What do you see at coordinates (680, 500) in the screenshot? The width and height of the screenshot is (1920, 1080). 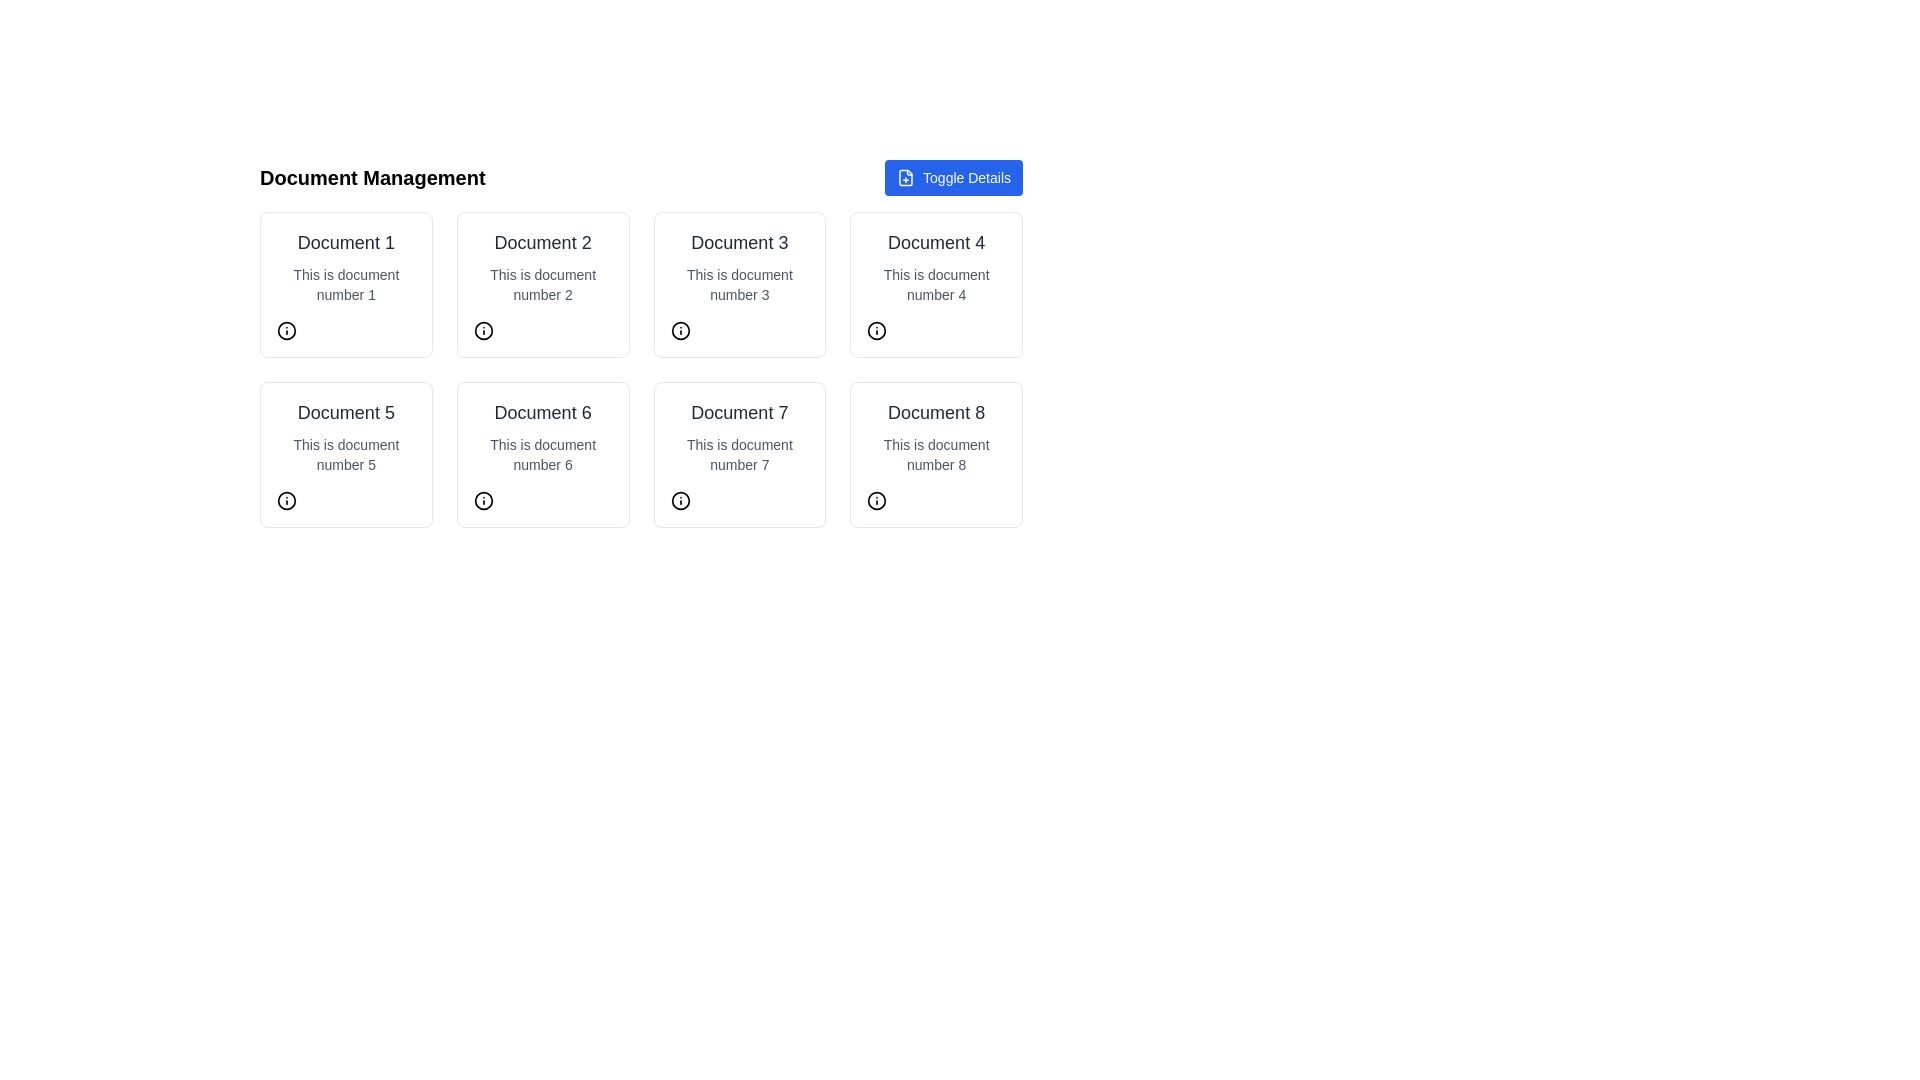 I see `the circular icon representing 'Document 7', which is part of a list of document icons, located beneath the text 'This is document number 7'` at bounding box center [680, 500].